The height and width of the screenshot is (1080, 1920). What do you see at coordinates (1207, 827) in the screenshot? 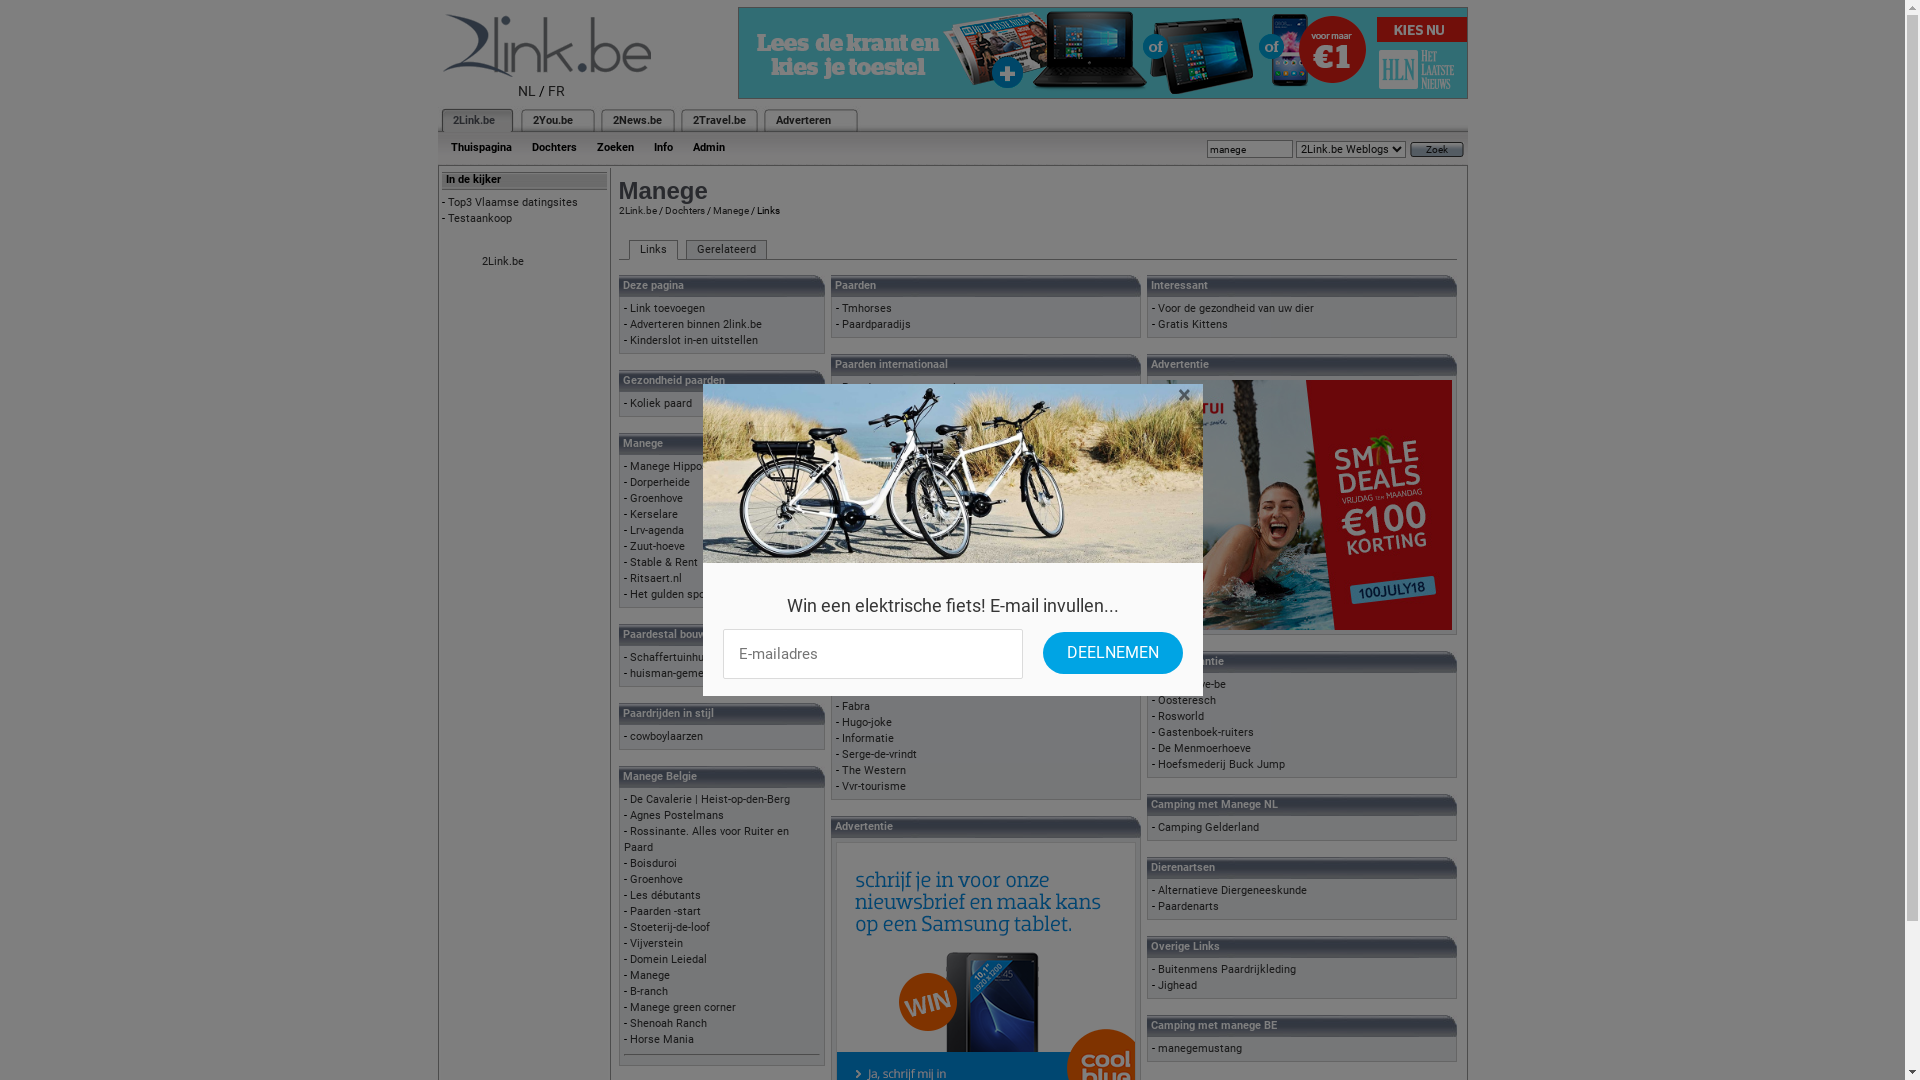
I see `'Camping Gelderland'` at bounding box center [1207, 827].